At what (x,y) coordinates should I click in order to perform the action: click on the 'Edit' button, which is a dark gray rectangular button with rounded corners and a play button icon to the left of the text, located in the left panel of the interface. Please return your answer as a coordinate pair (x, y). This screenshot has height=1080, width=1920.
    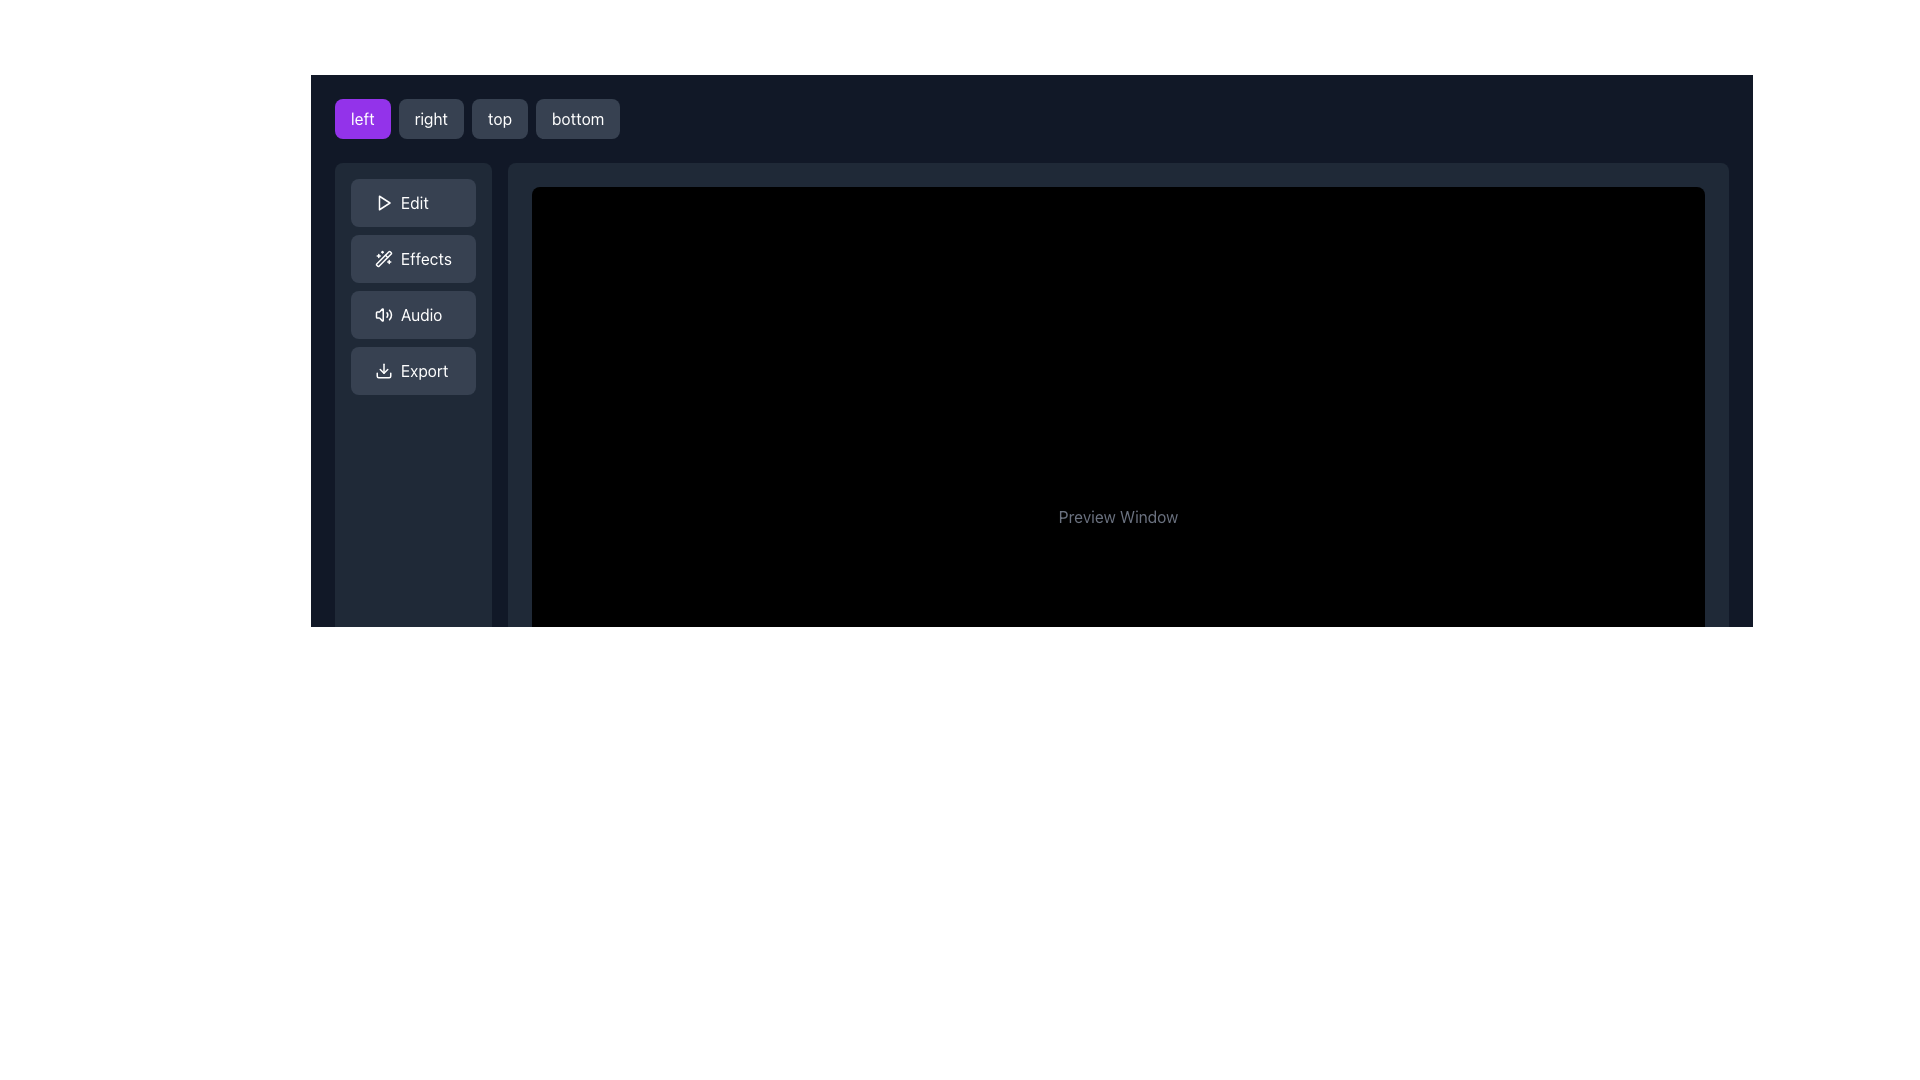
    Looking at the image, I should click on (412, 203).